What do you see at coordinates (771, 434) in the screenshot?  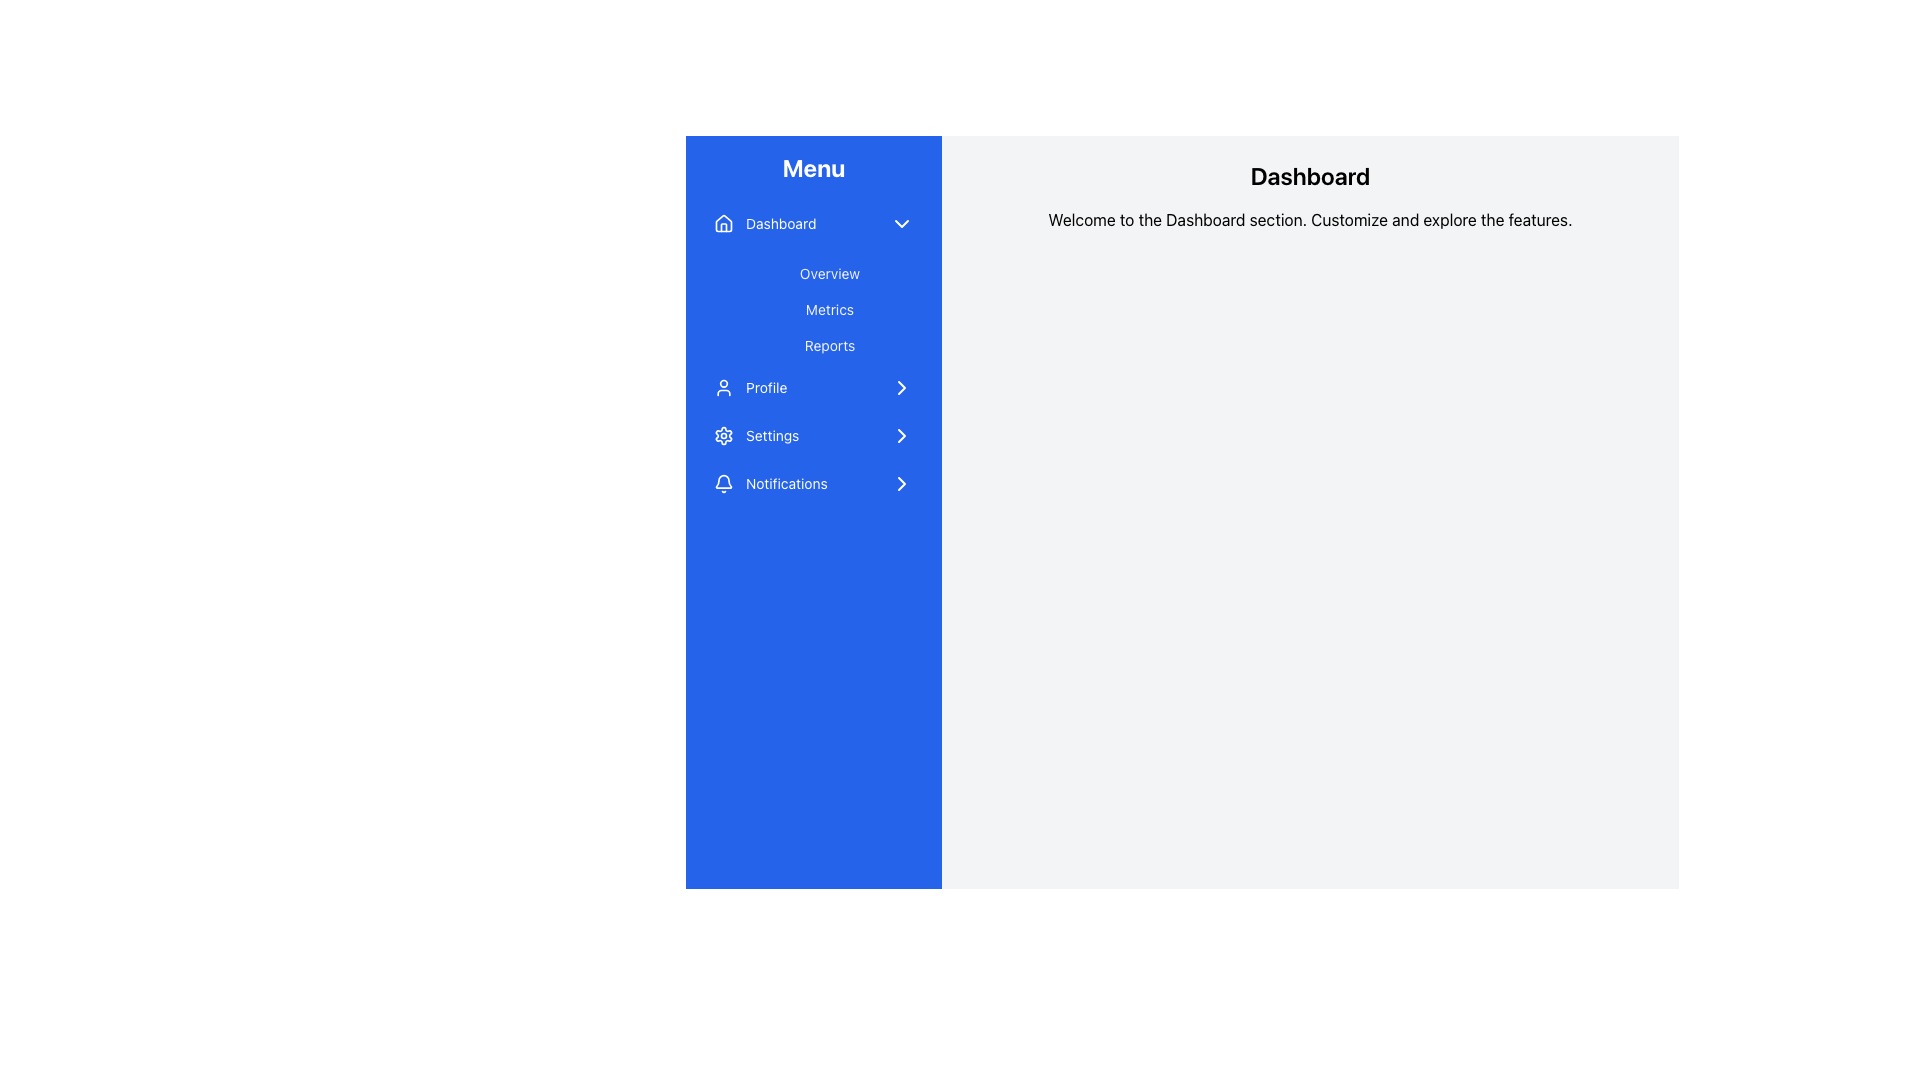 I see `the 'Settings' text label, which is the fourth item in the vertical menu on the left side of the interface, following the gear icon` at bounding box center [771, 434].